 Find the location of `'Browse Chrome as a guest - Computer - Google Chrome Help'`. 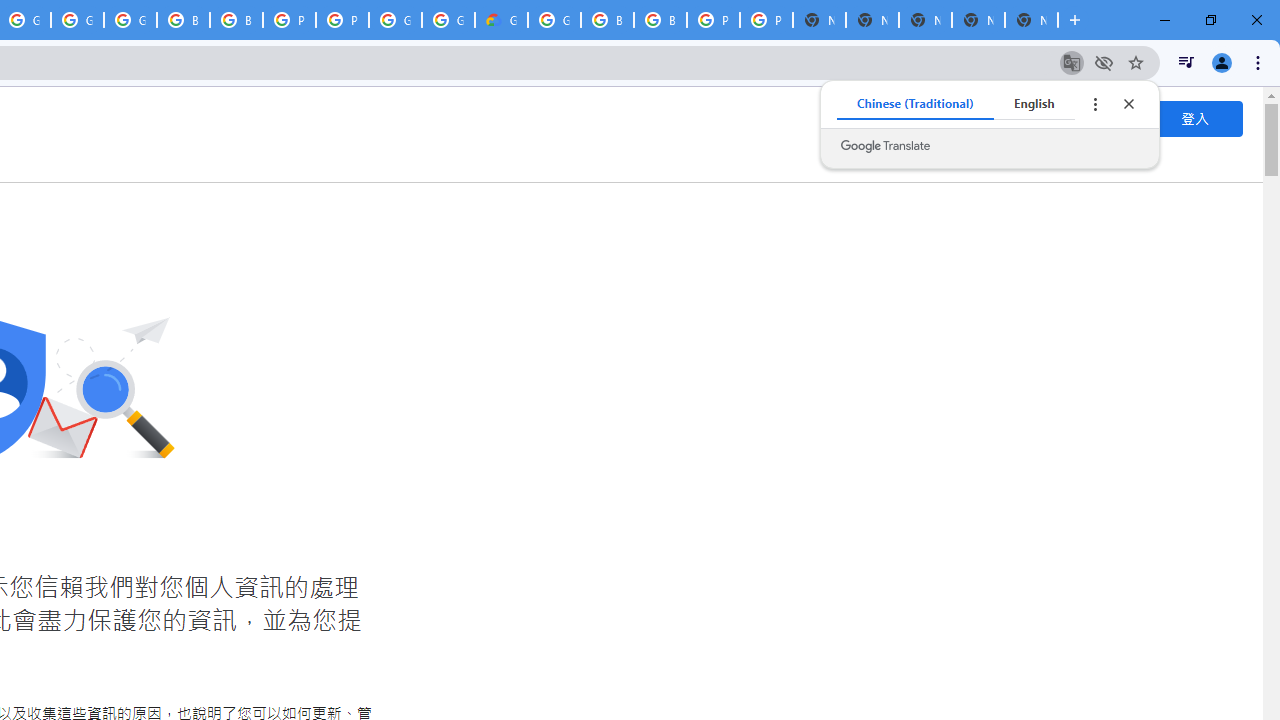

'Browse Chrome as a guest - Computer - Google Chrome Help' is located at coordinates (236, 20).